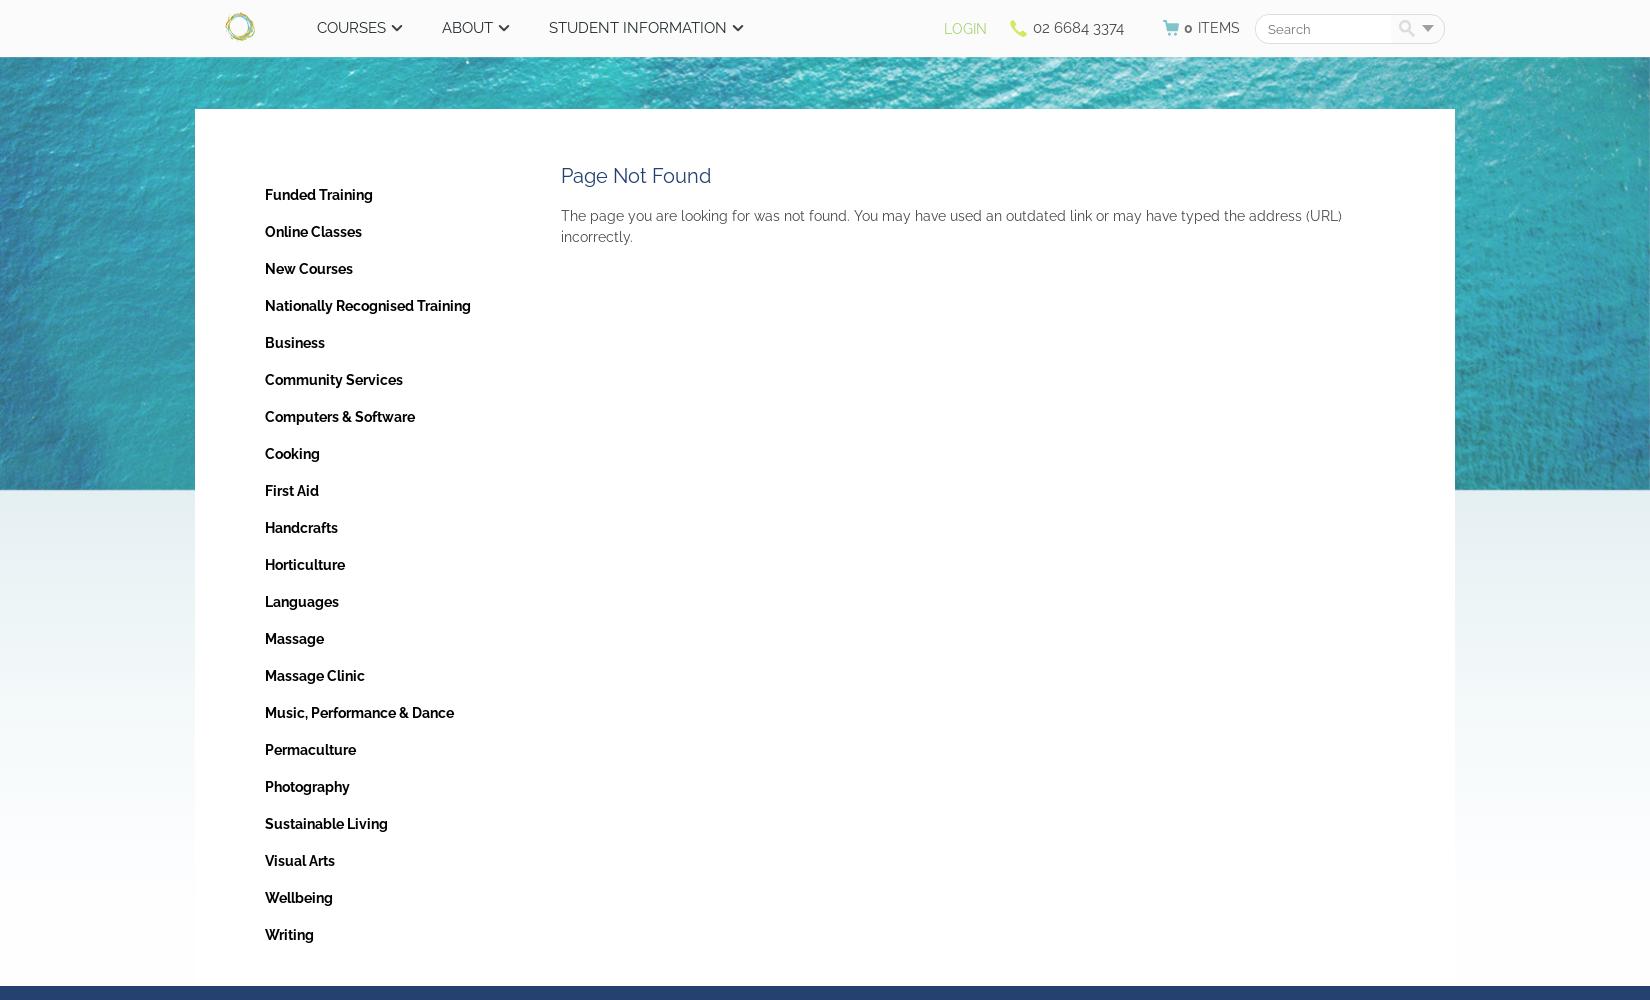  What do you see at coordinates (301, 528) in the screenshot?
I see `'Handcrafts'` at bounding box center [301, 528].